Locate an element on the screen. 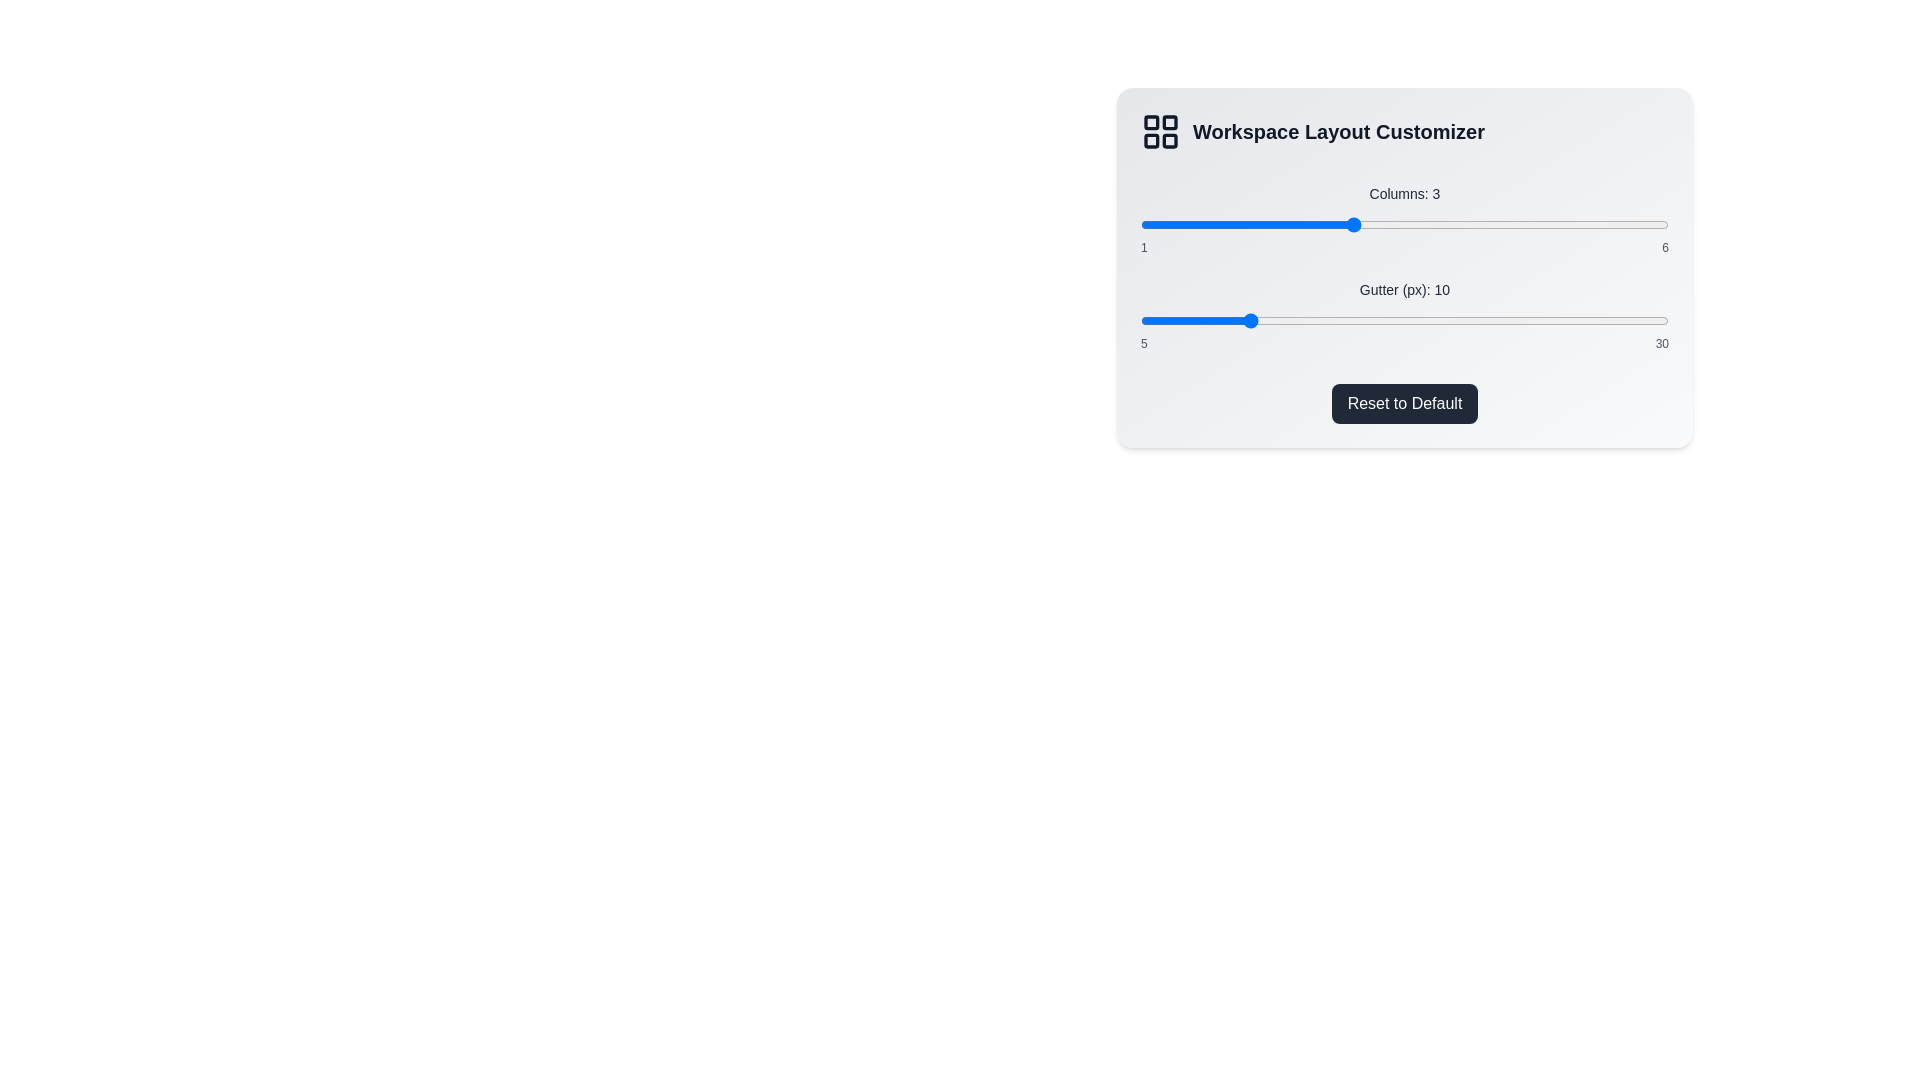 The width and height of the screenshot is (1920, 1080). the 'Gutter (px)' slider to set the gutter size to 8 px is located at coordinates (1203, 319).